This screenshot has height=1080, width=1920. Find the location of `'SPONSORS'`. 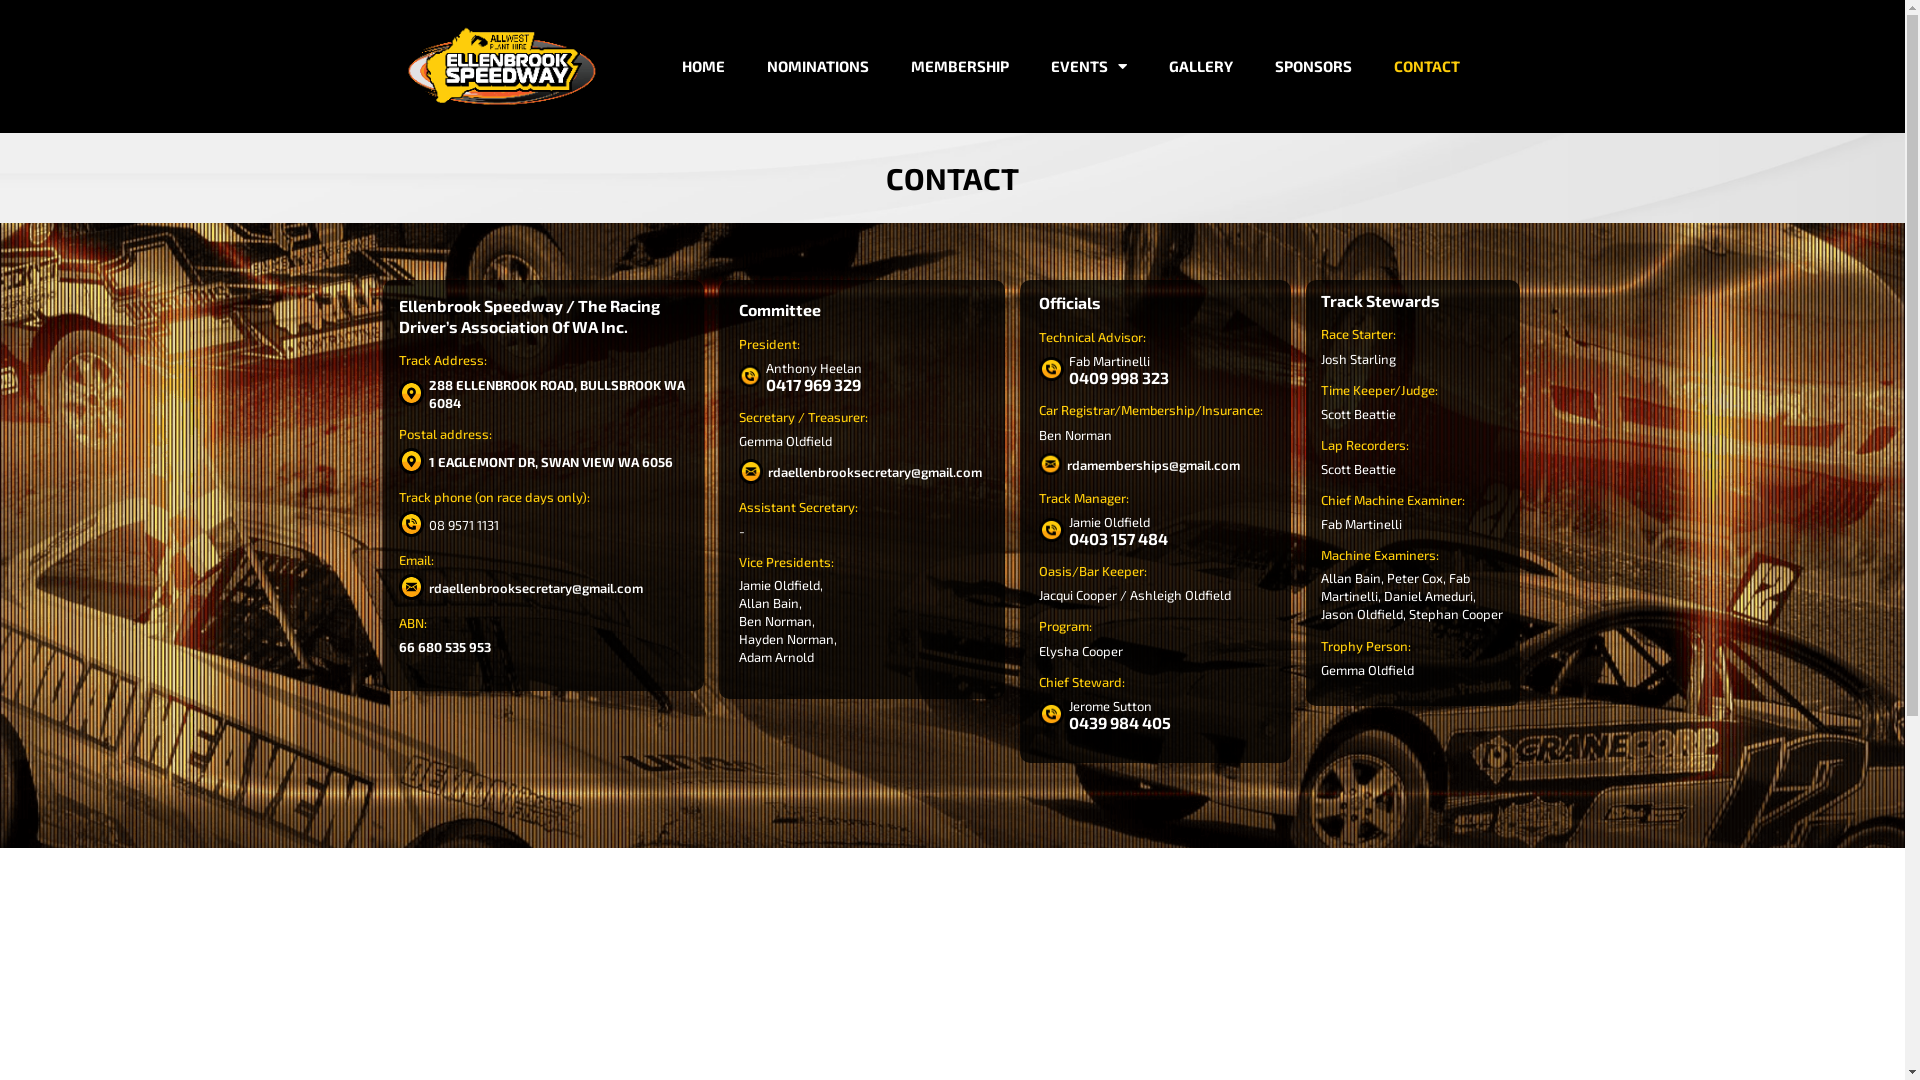

'SPONSORS' is located at coordinates (1313, 65).